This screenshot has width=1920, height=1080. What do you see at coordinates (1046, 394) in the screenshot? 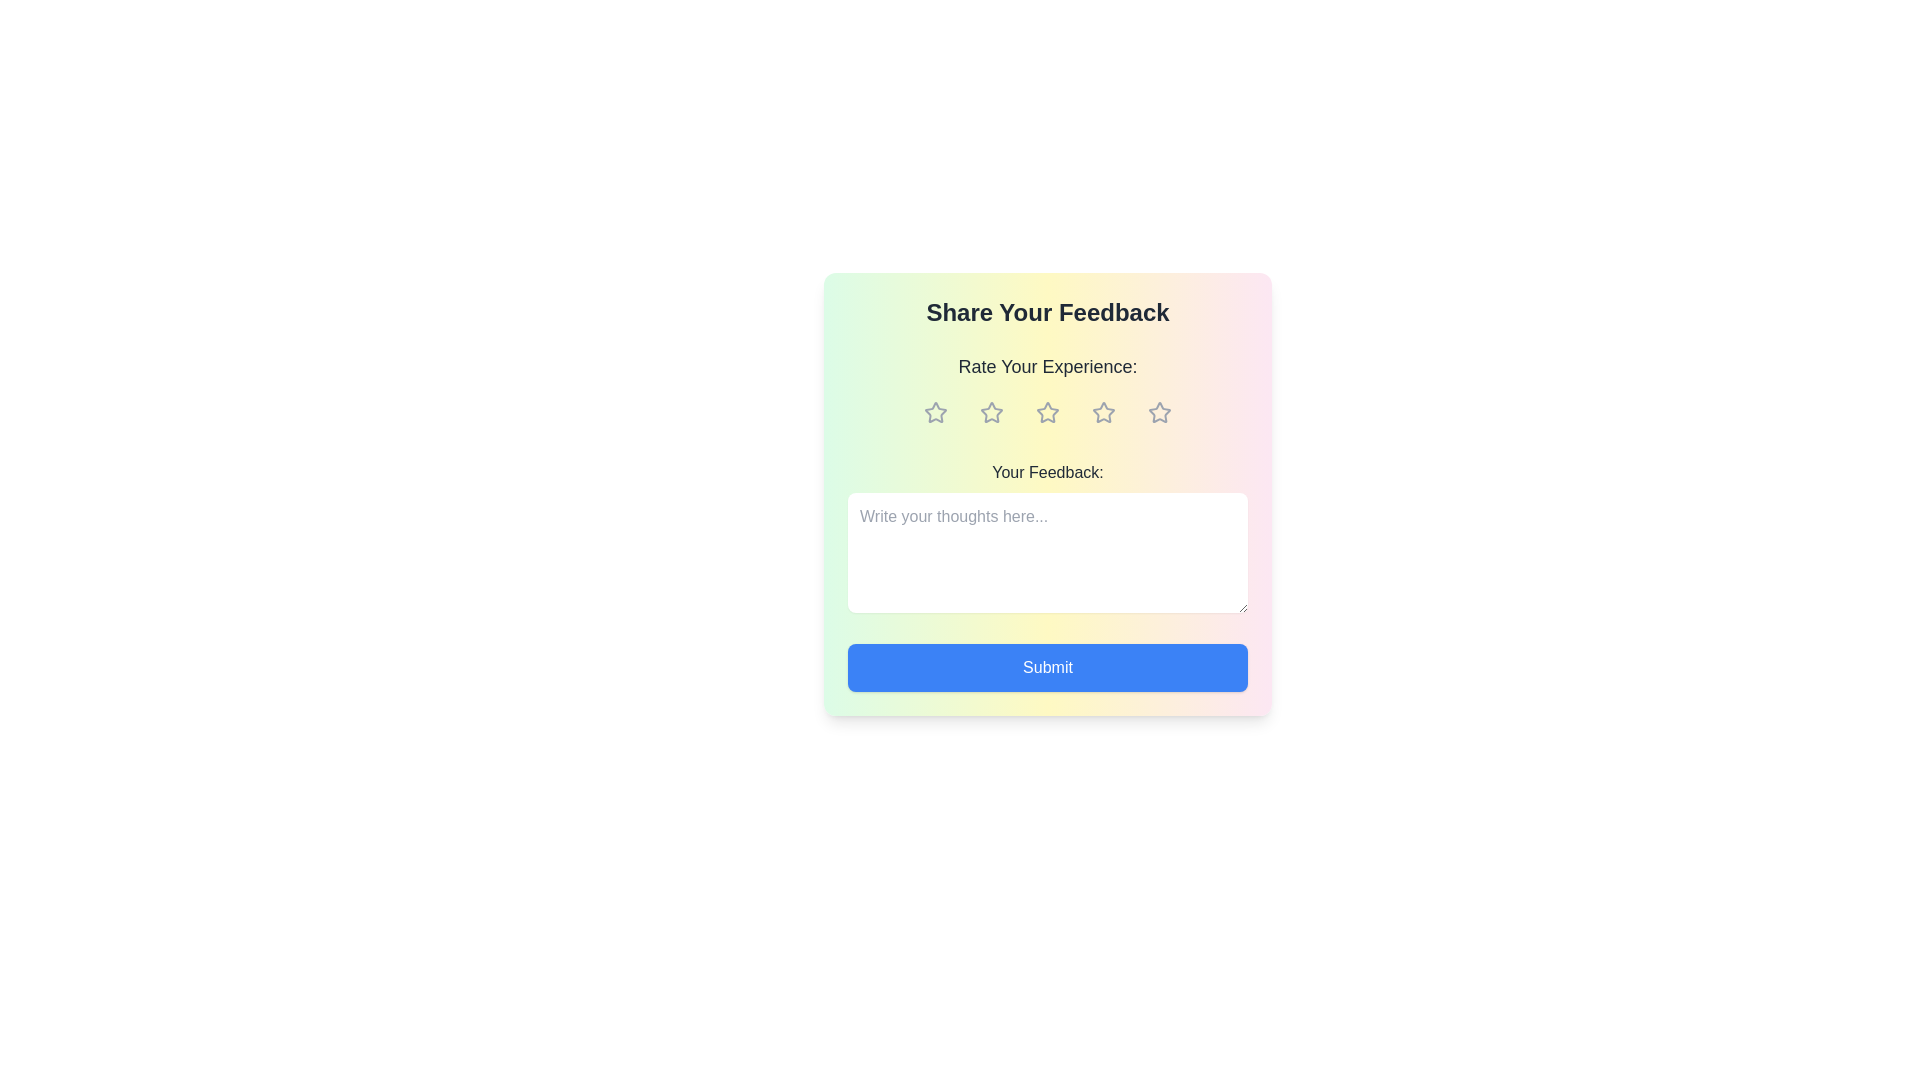
I see `the Rating input element by using the keyboard for accessibility` at bounding box center [1046, 394].